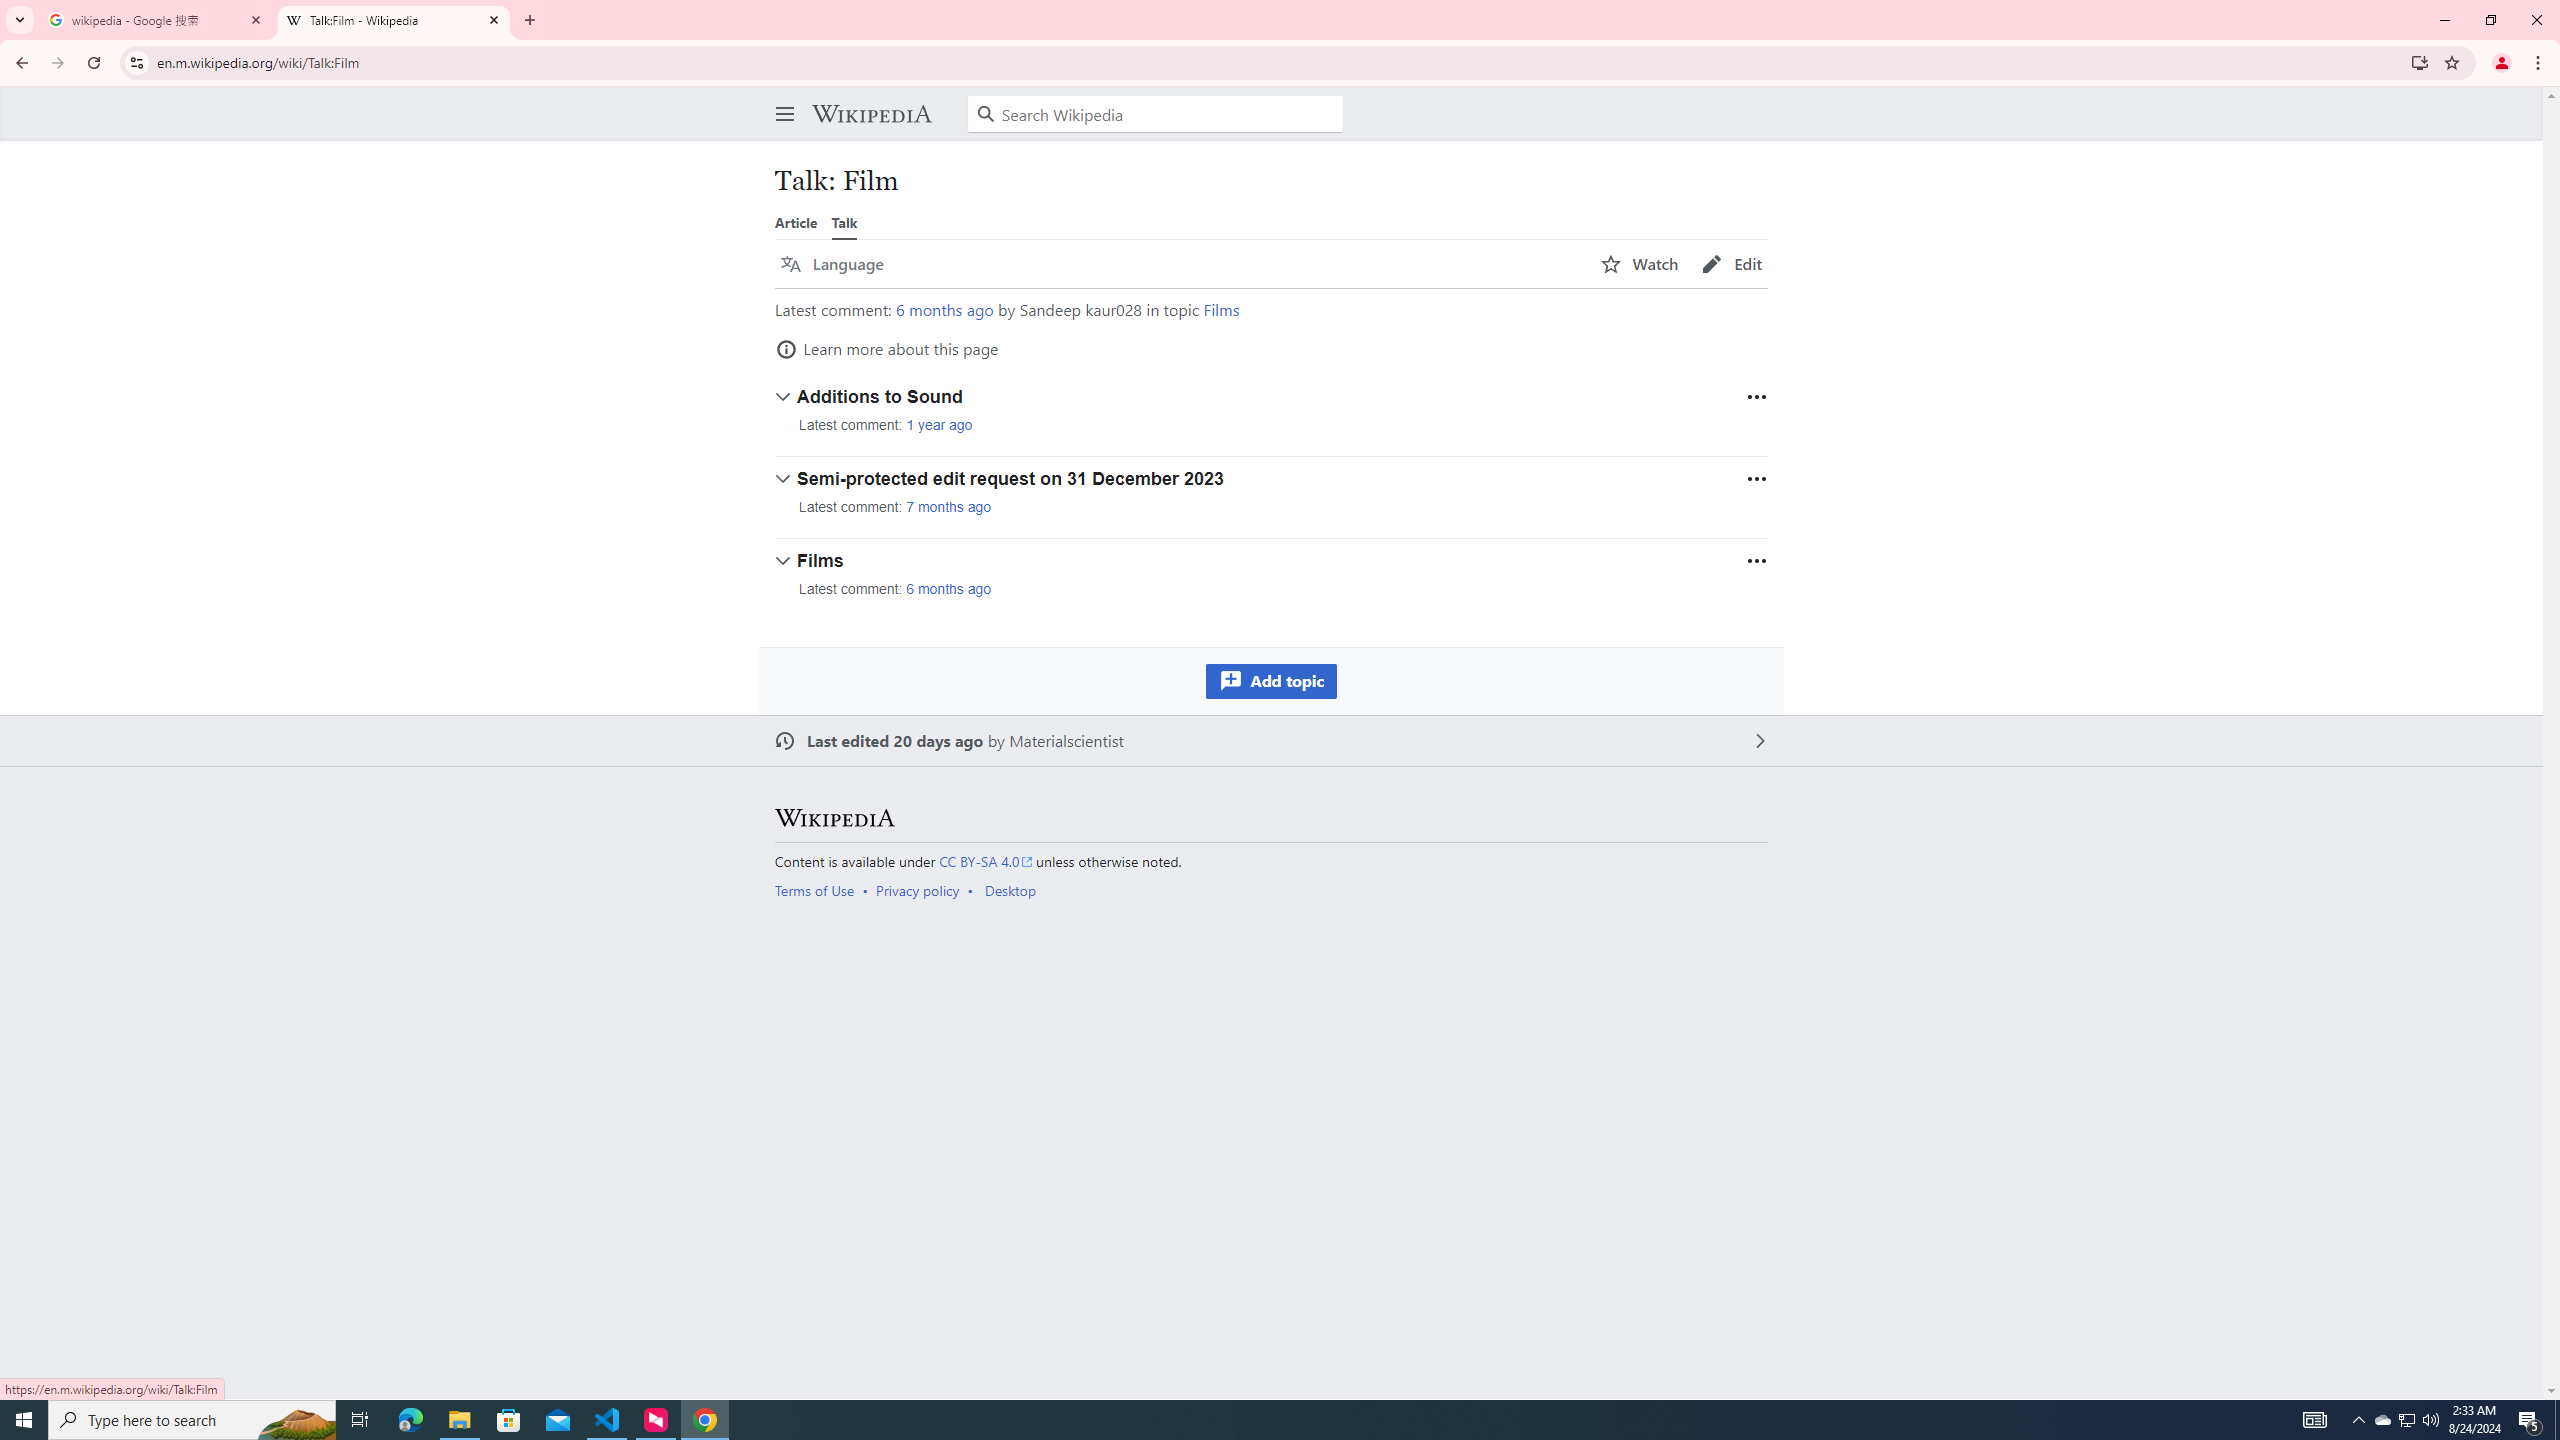  I want to click on 'Desktop', so click(1008, 888).